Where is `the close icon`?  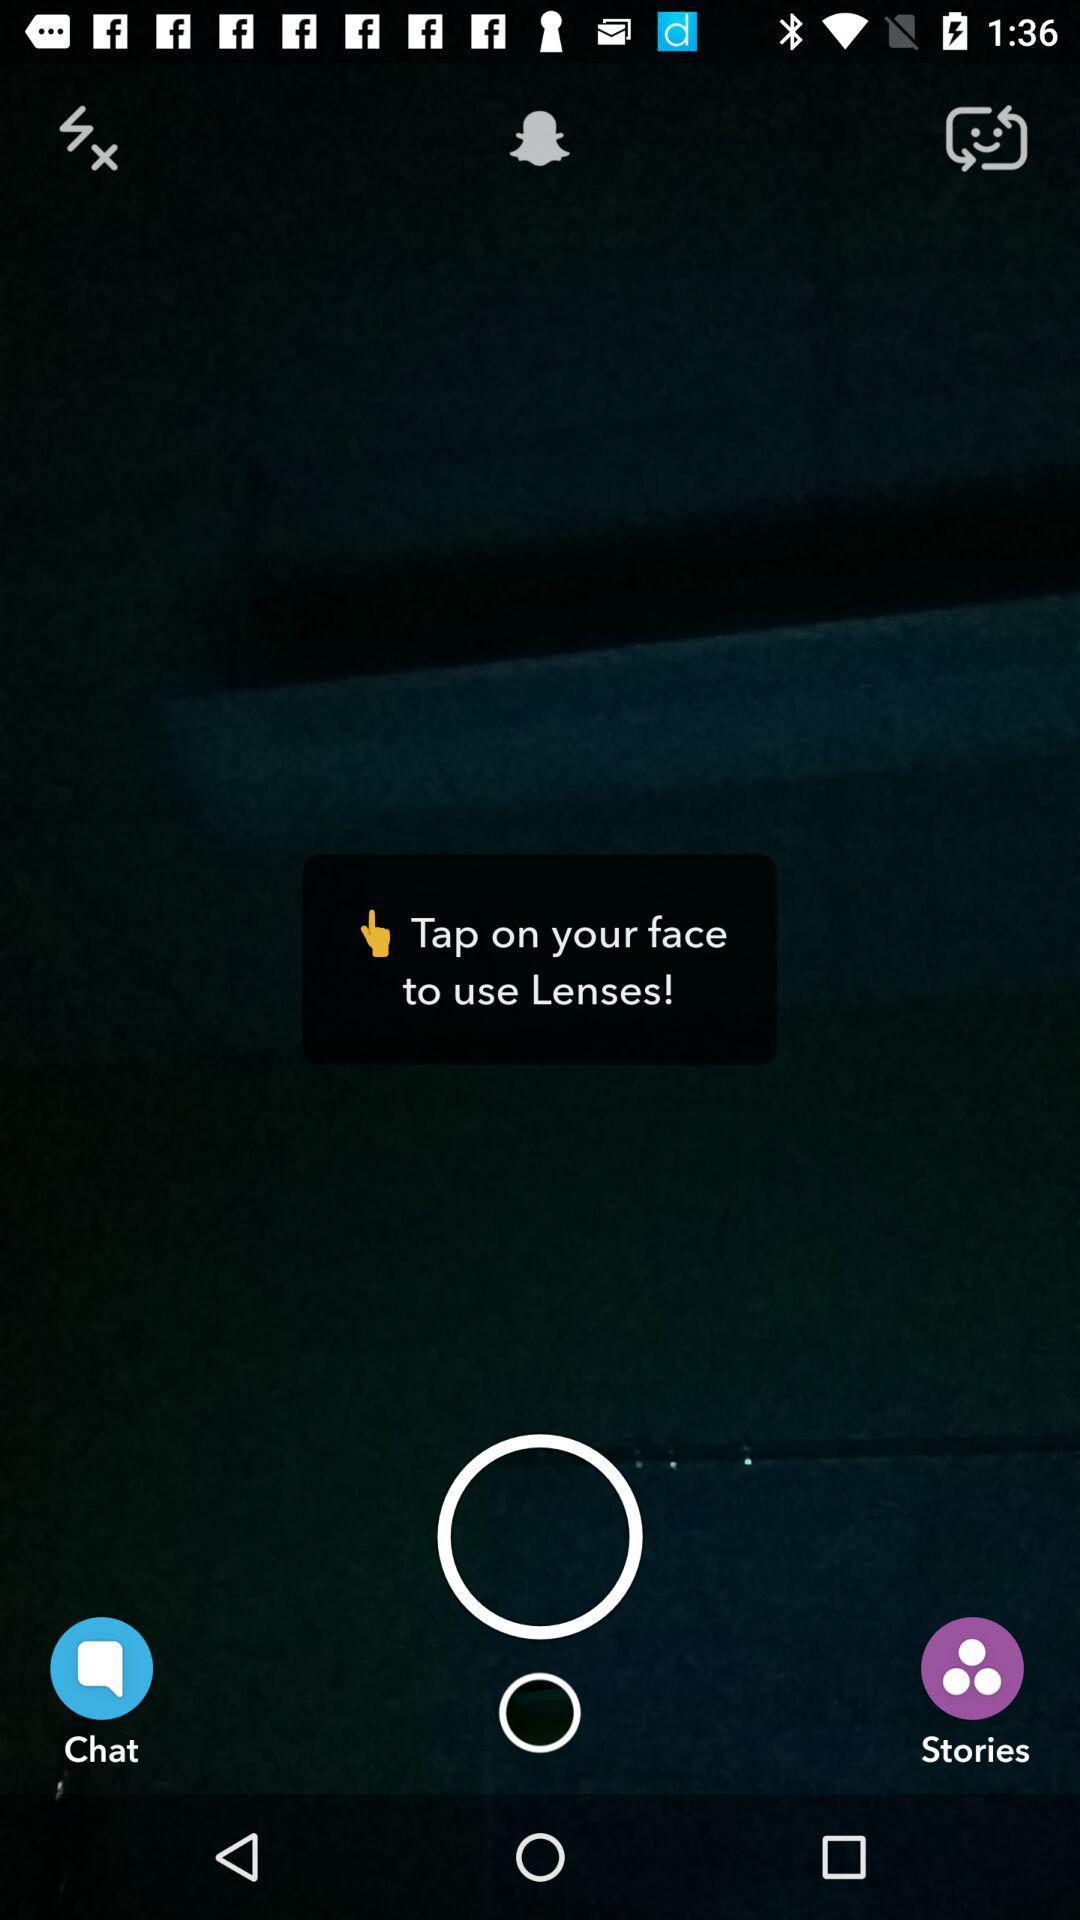
the close icon is located at coordinates (93, 137).